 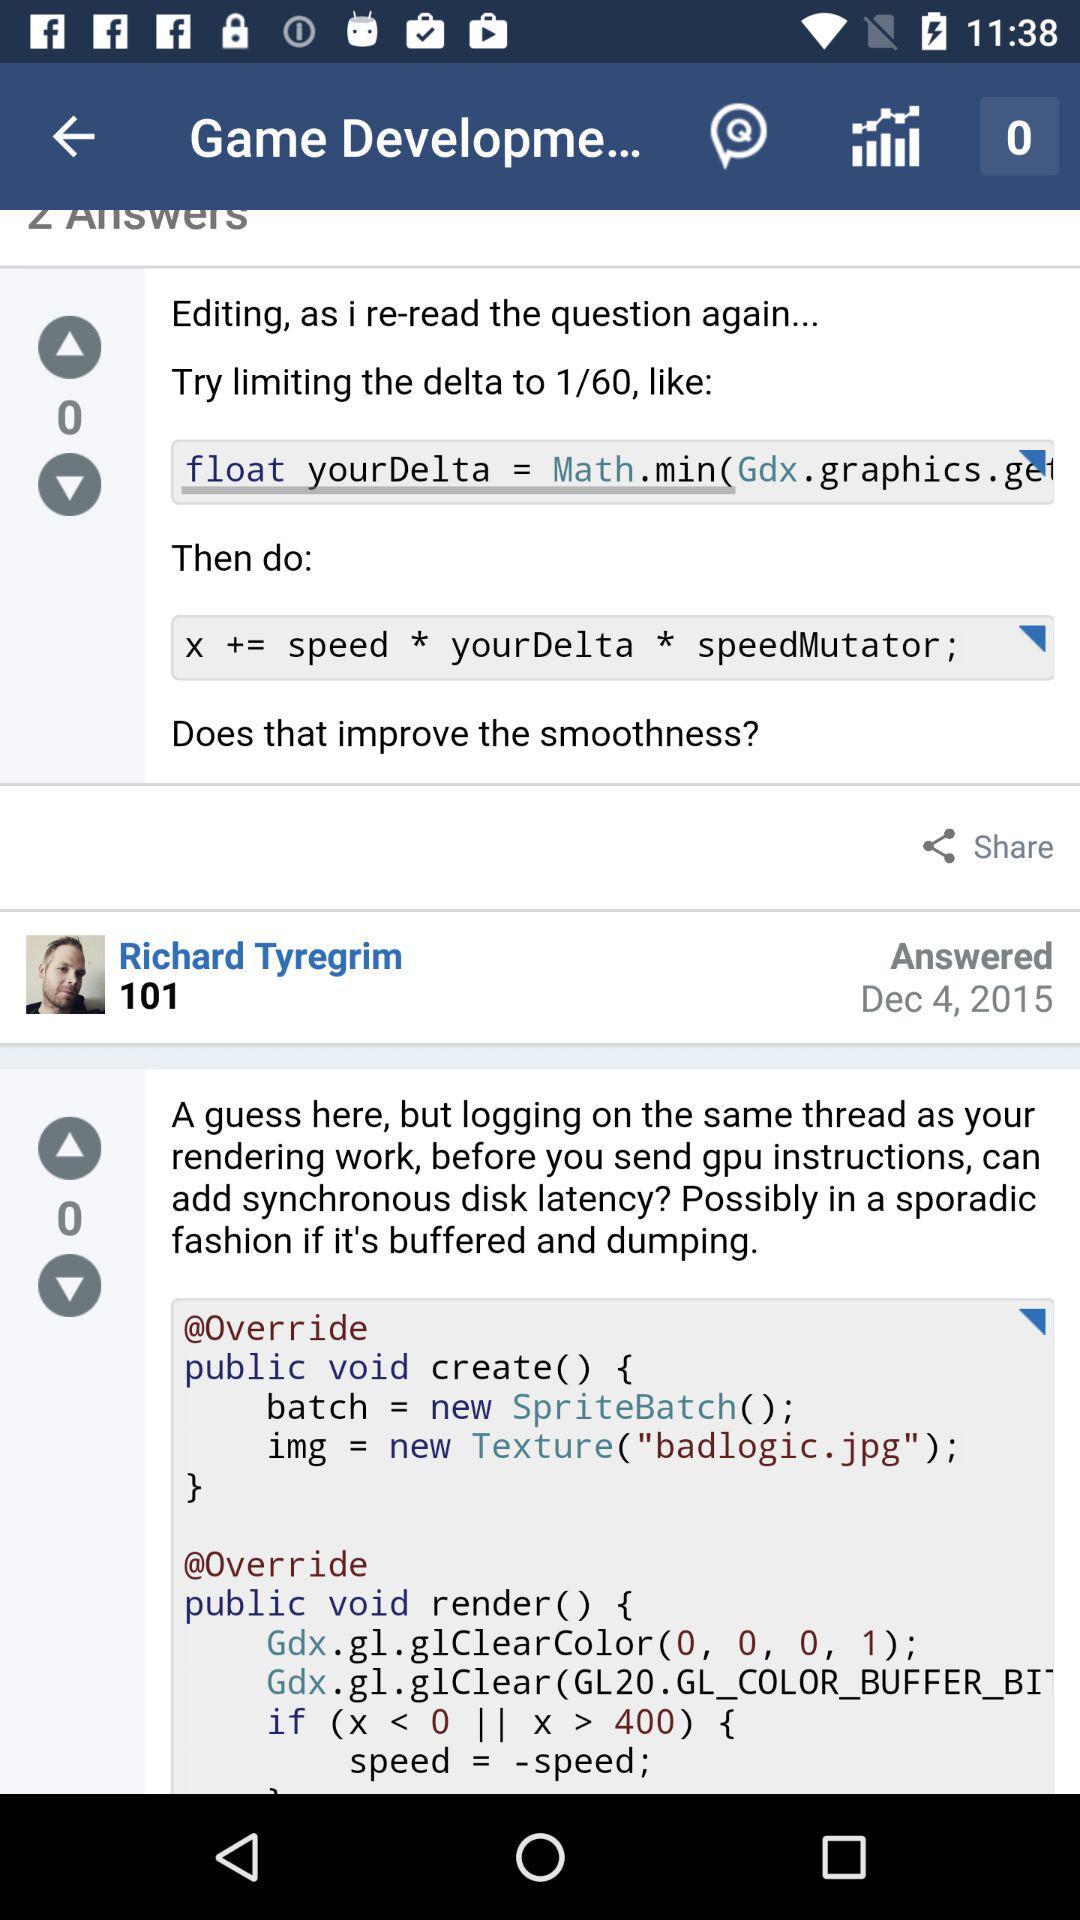 What do you see at coordinates (68, 1148) in the screenshot?
I see `bell button` at bounding box center [68, 1148].